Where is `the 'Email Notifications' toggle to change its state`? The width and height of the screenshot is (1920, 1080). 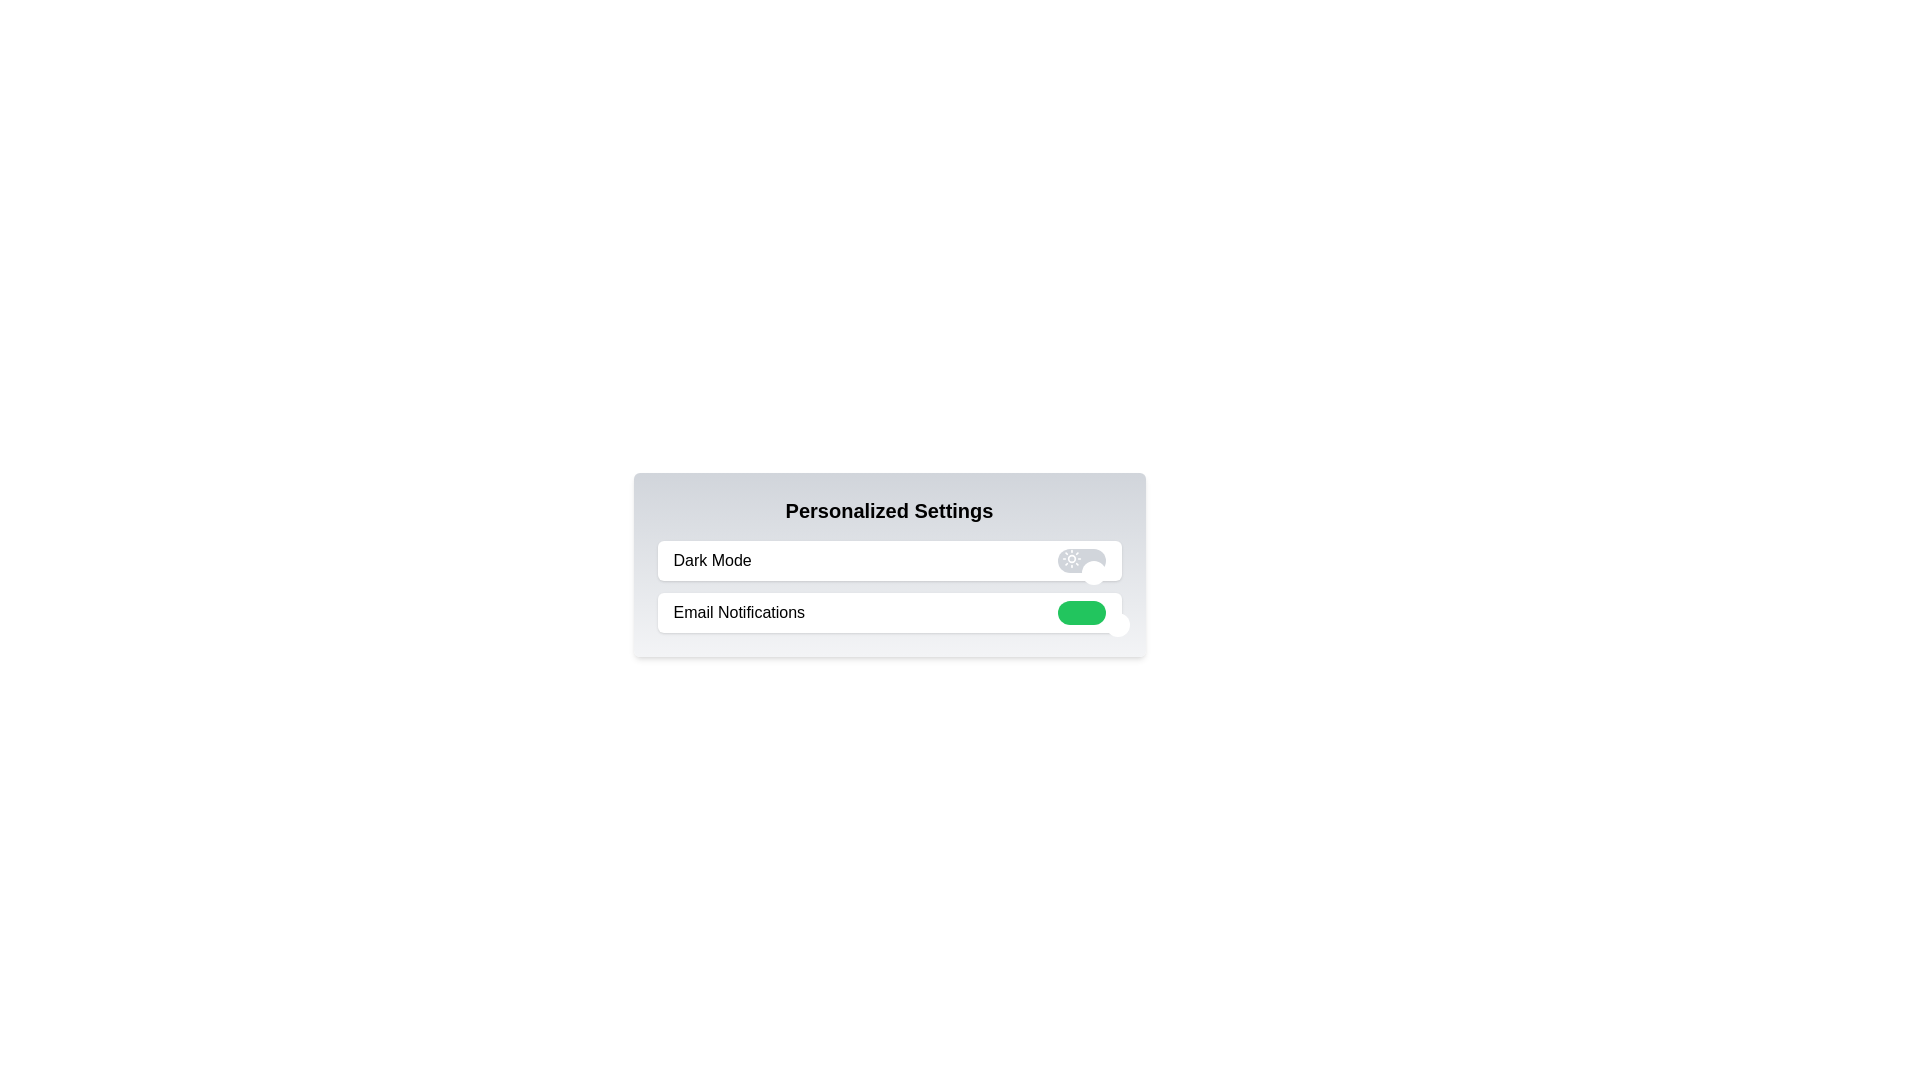
the 'Email Notifications' toggle to change its state is located at coordinates (1080, 612).